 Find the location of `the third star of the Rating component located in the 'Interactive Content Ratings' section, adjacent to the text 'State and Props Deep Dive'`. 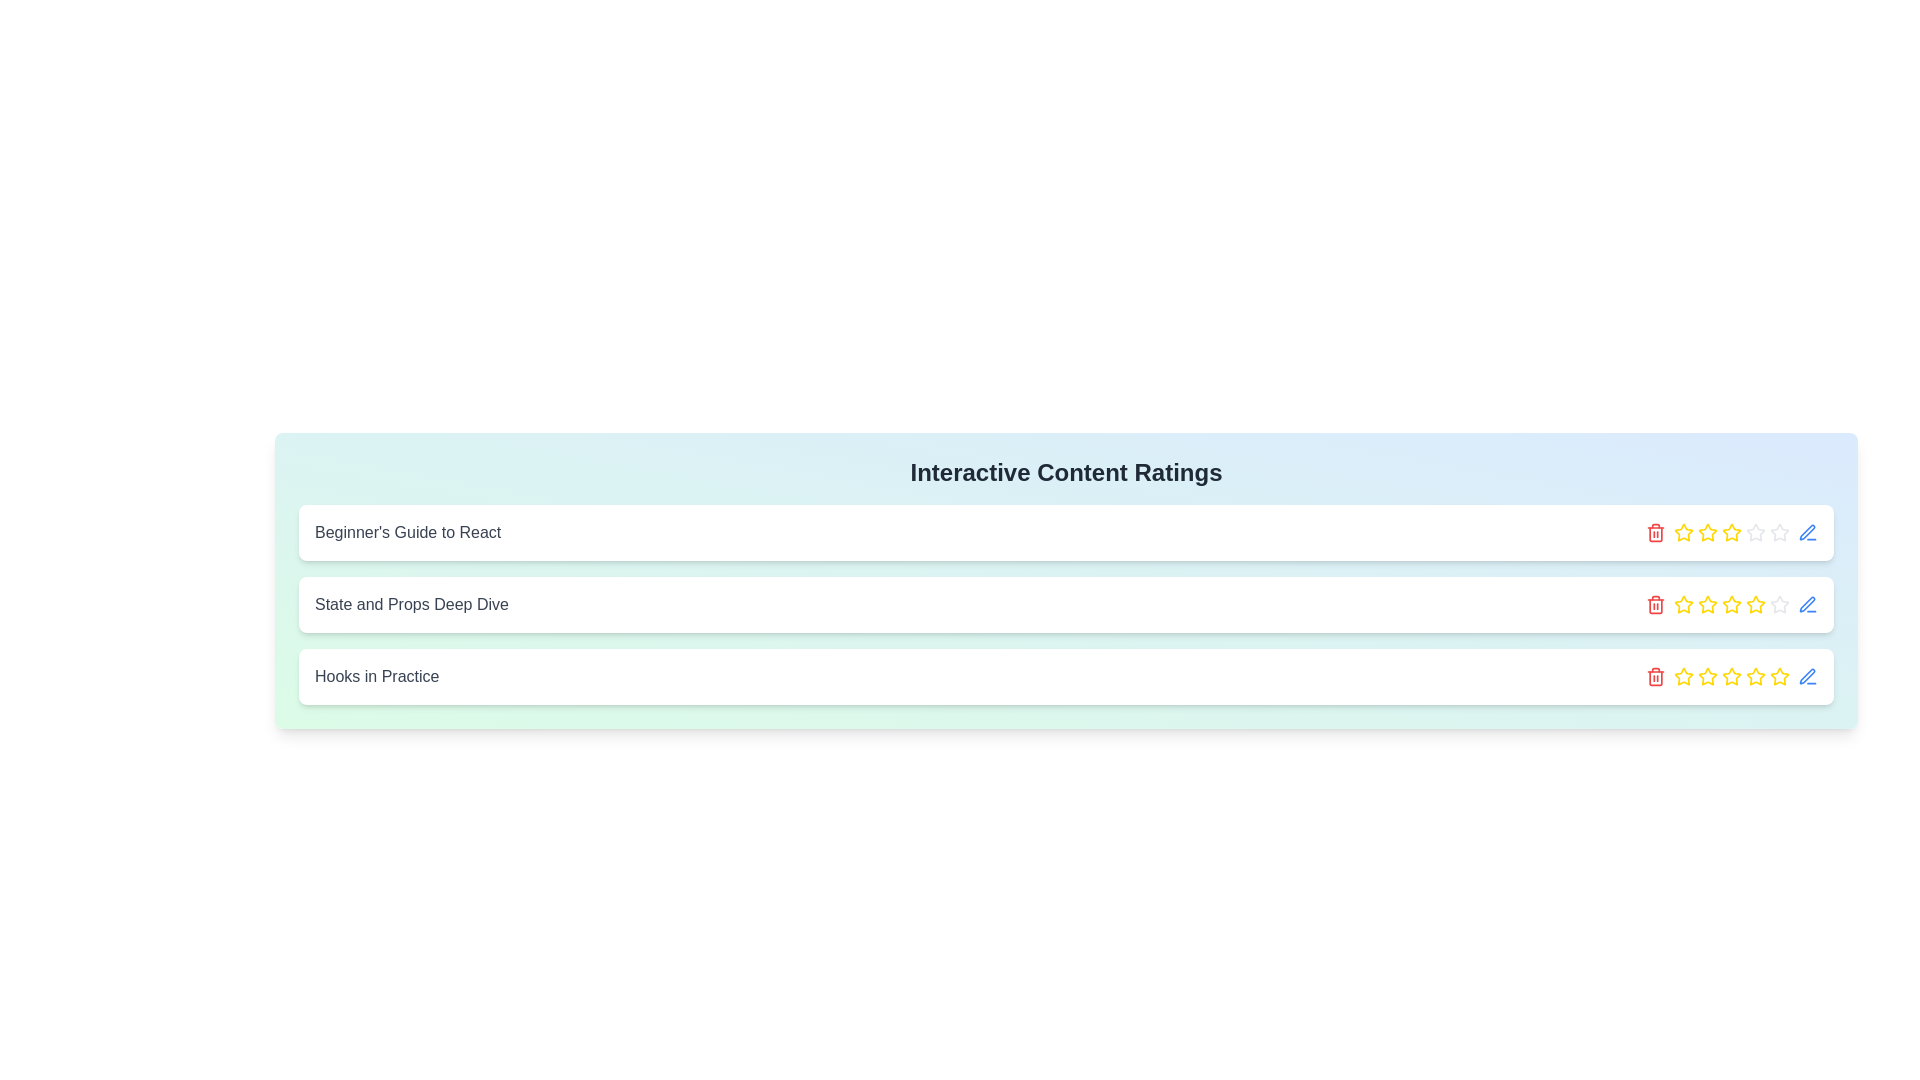

the third star of the Rating component located in the 'Interactive Content Ratings' section, adjacent to the text 'State and Props Deep Dive' is located at coordinates (1731, 531).